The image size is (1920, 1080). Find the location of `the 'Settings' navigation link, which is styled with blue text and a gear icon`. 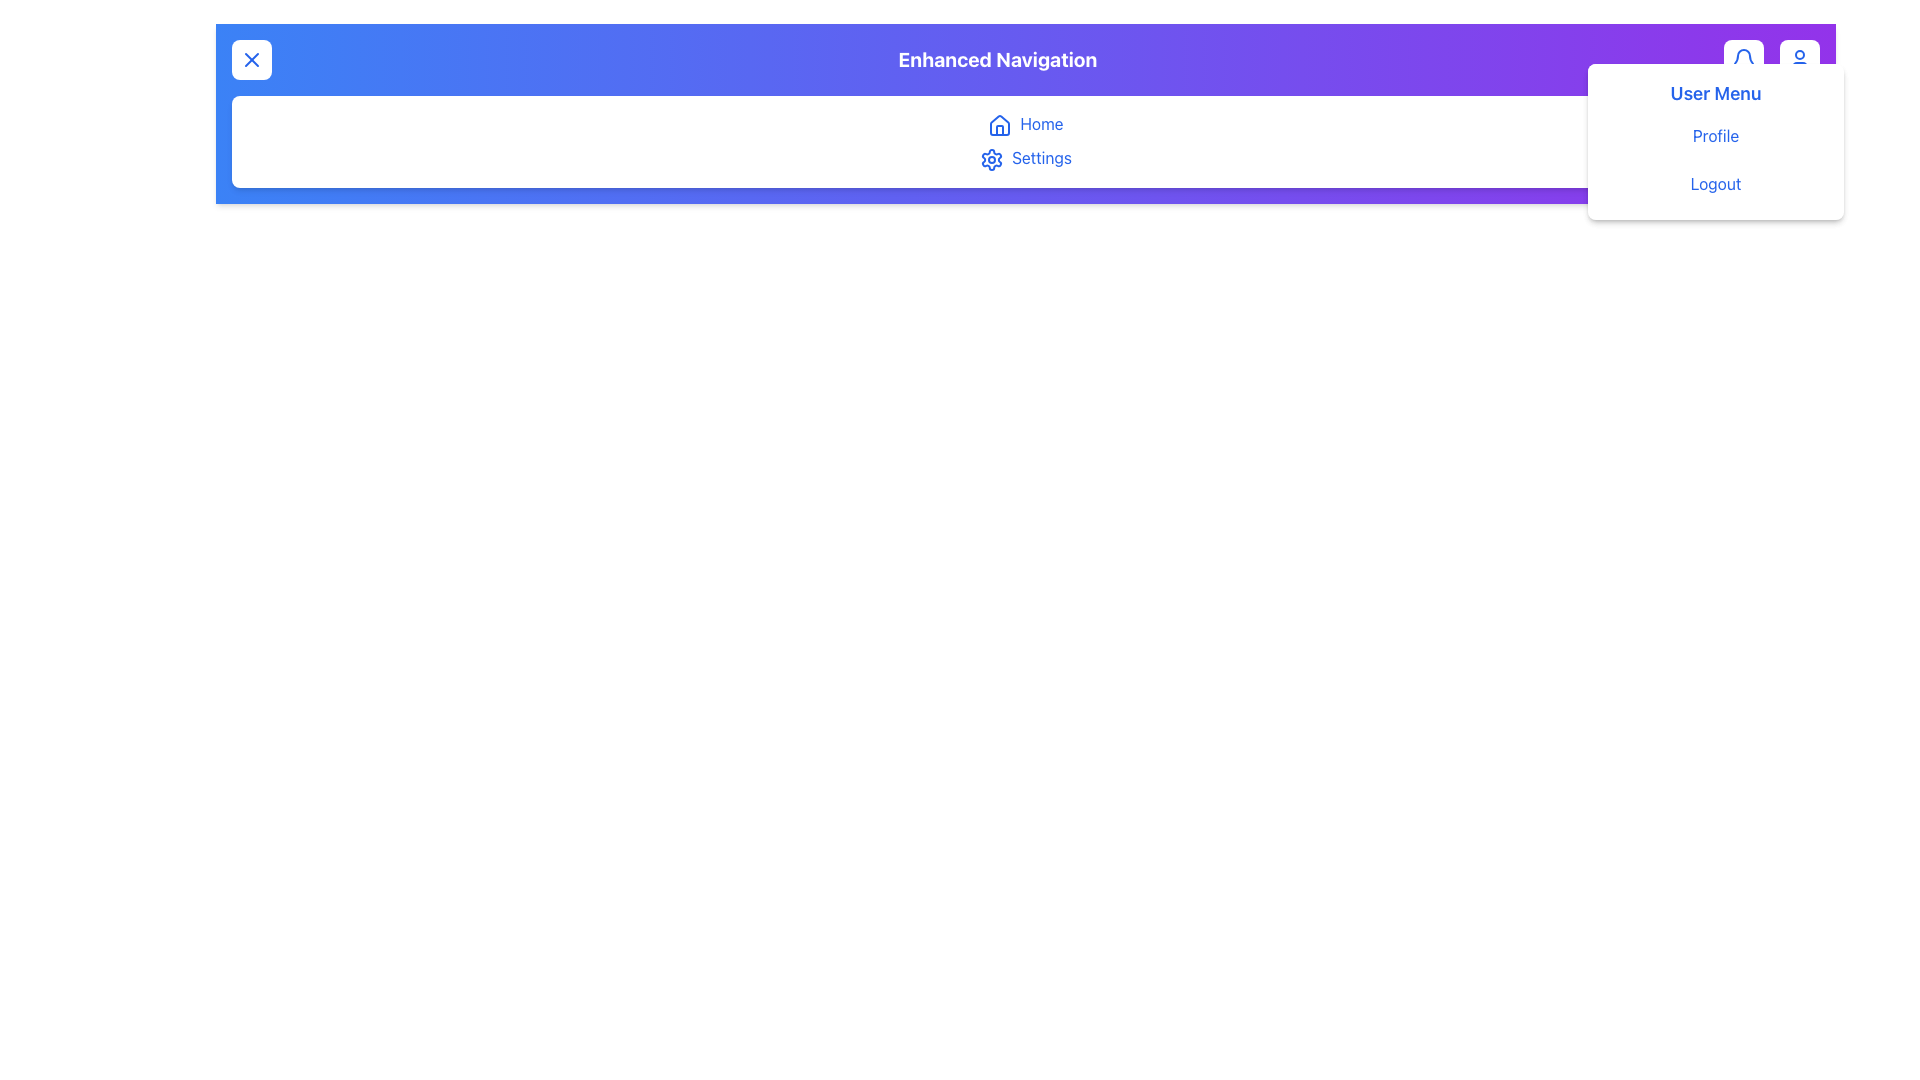

the 'Settings' navigation link, which is styled with blue text and a gear icon is located at coordinates (1026, 157).